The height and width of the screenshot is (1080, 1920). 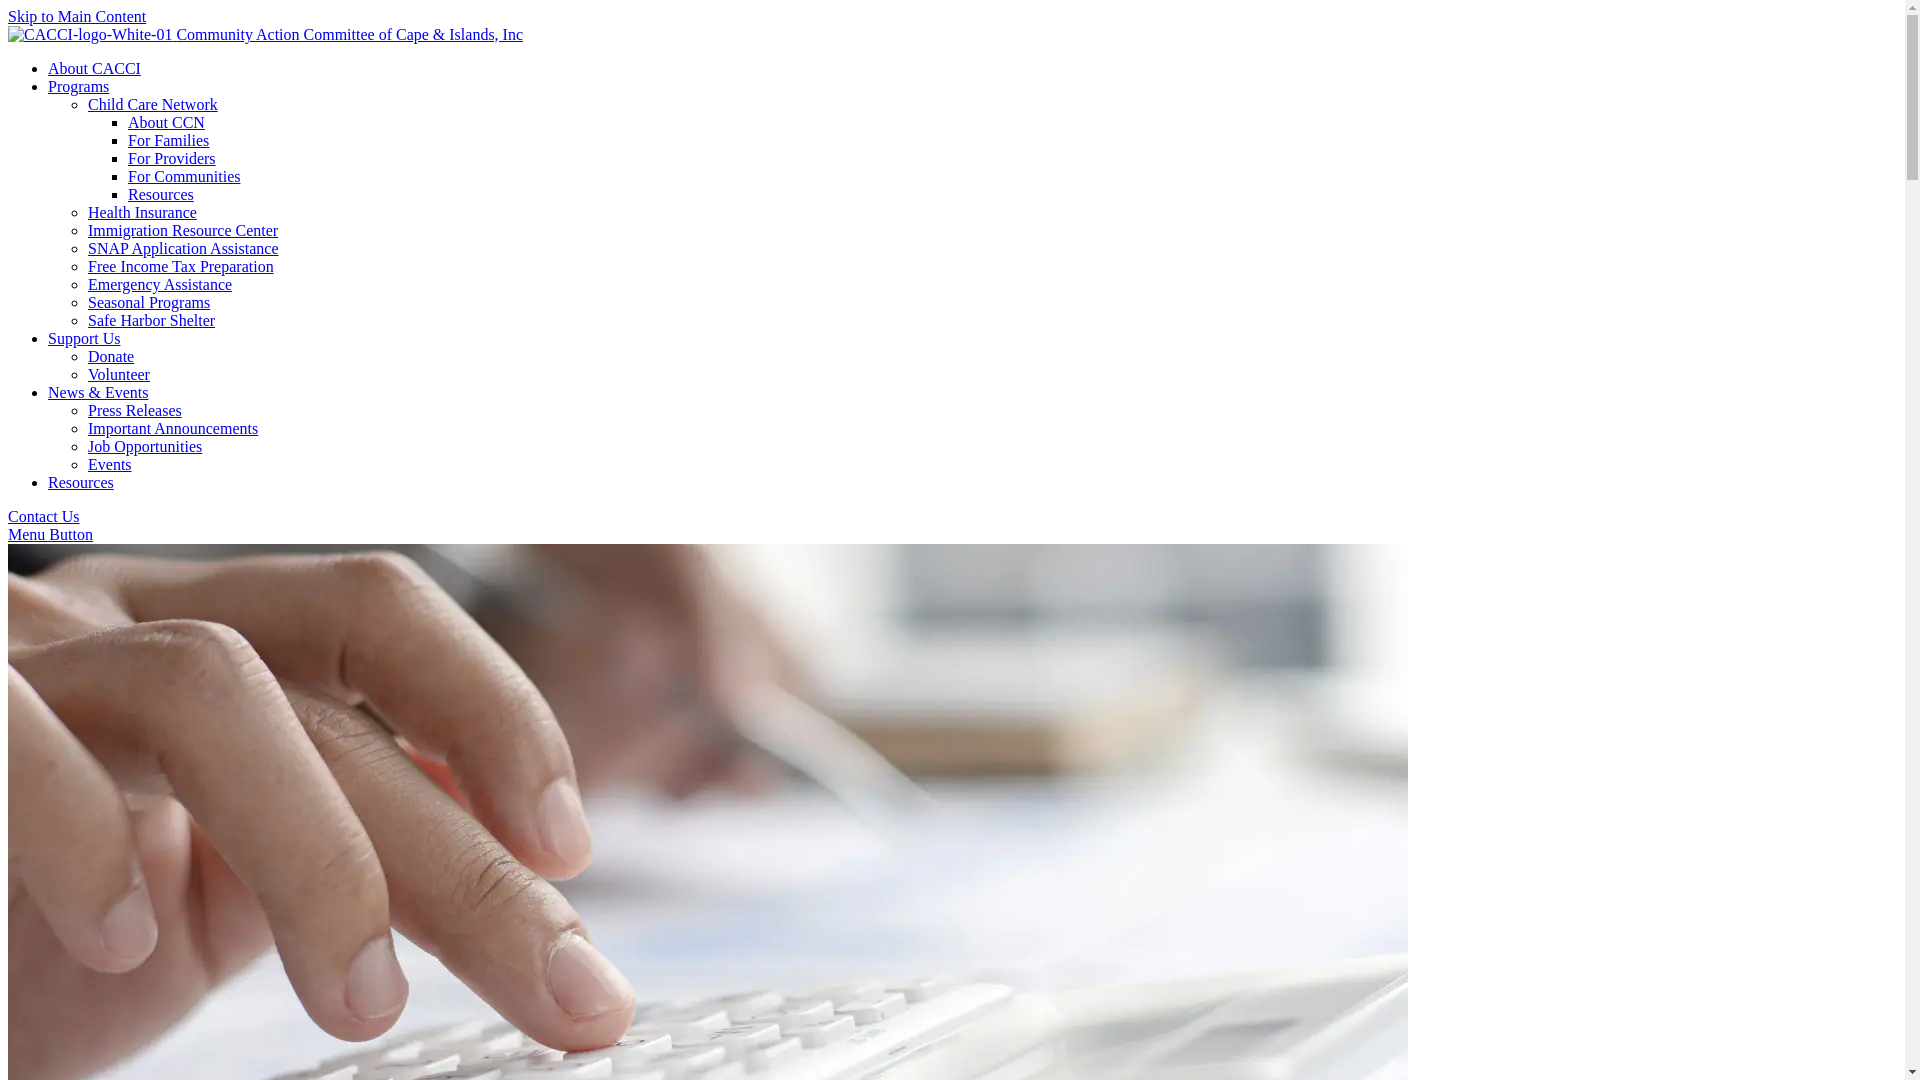 I want to click on 'Job Opportunities', so click(x=86, y=445).